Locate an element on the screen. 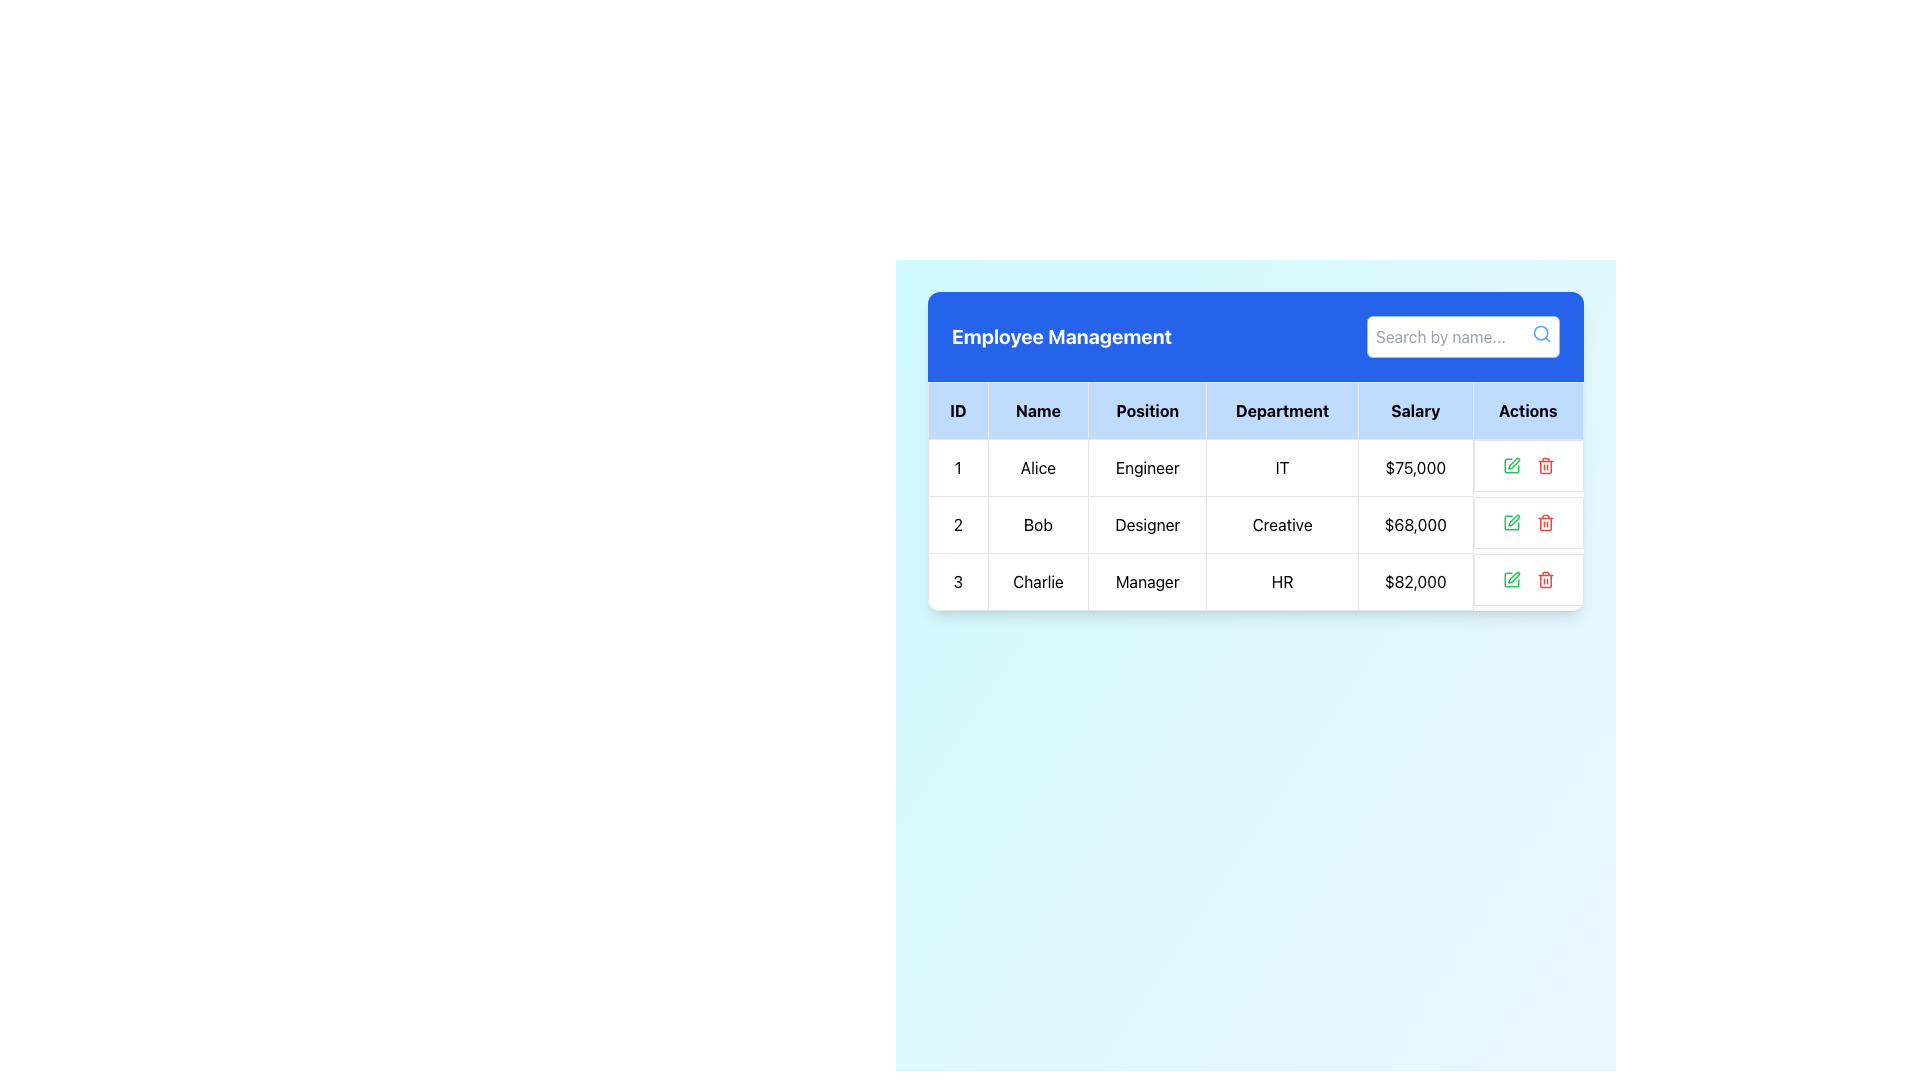  the delete button located at the rightmost side of the 'Actions' column, aligned with the third row for the 'Charlie' entry is located at coordinates (1544, 579).